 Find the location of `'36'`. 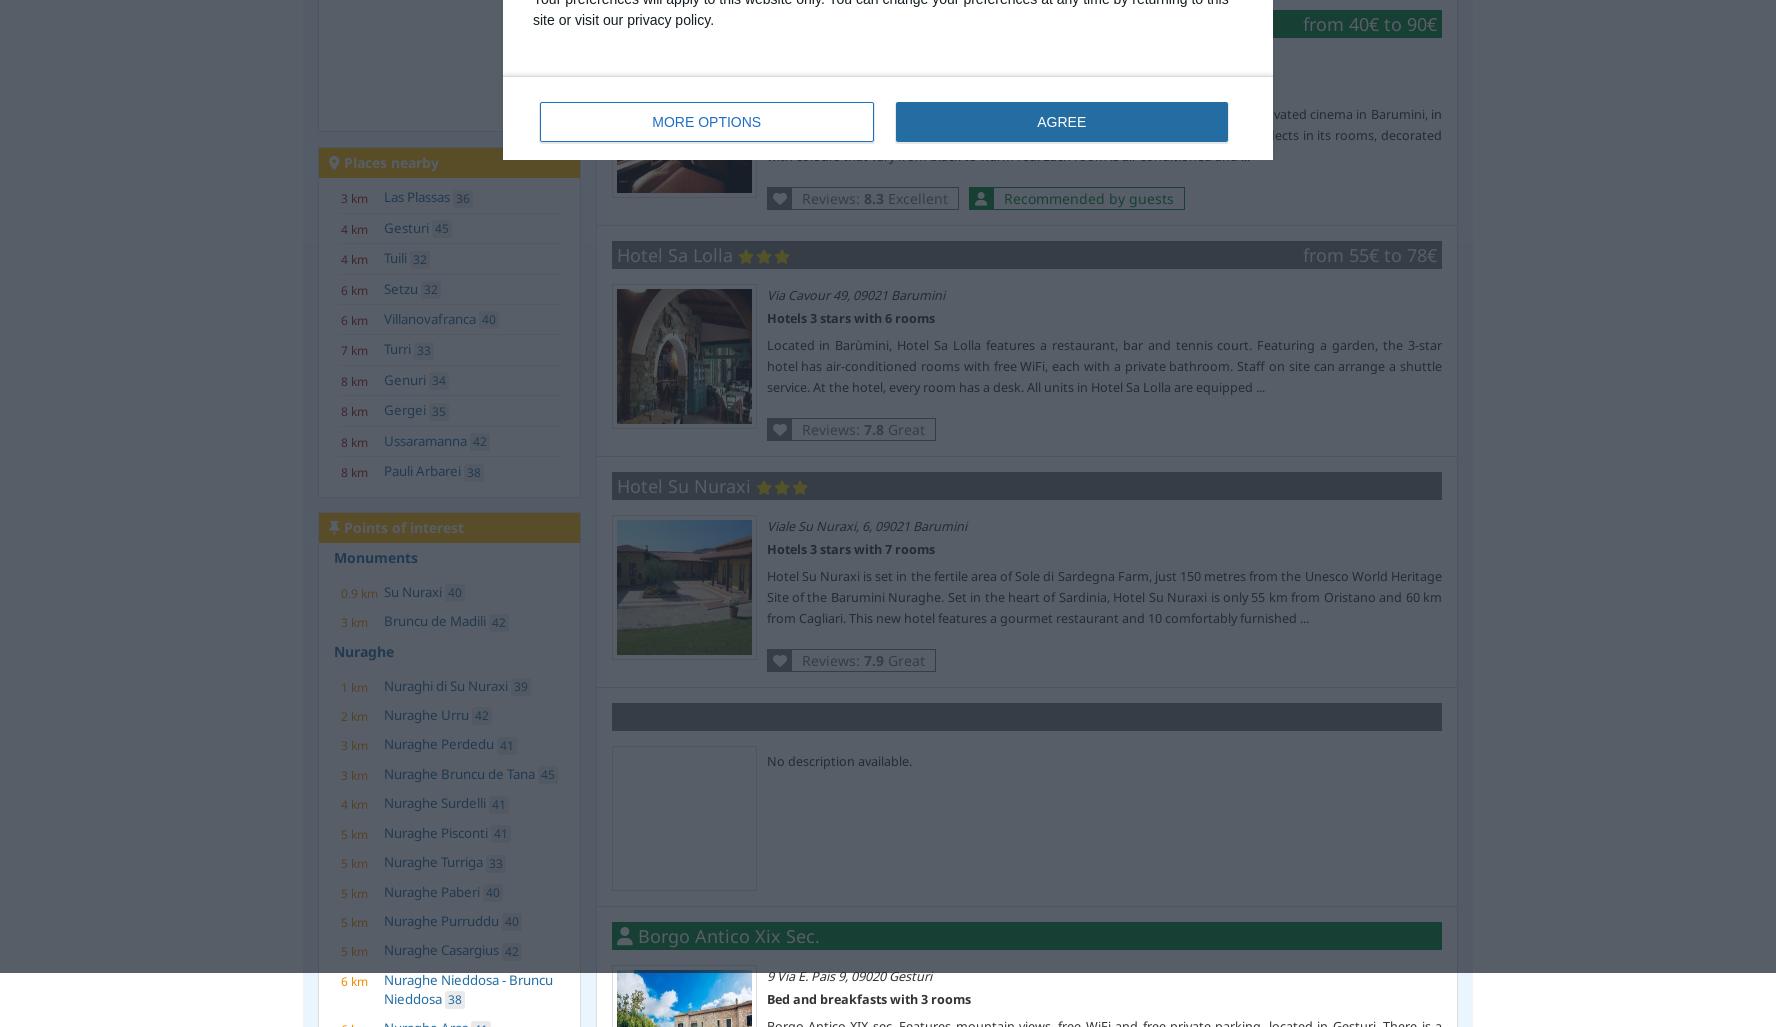

'36' is located at coordinates (462, 196).